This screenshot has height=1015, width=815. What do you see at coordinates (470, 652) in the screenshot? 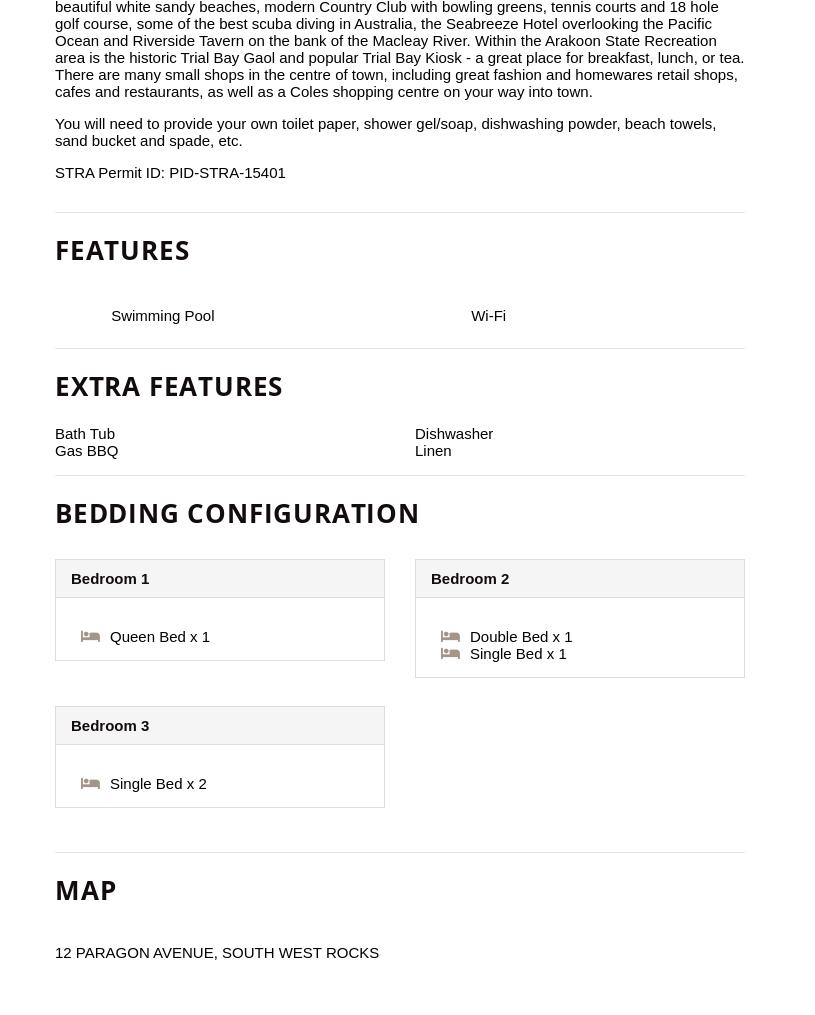
I see `'Single Bed x 1'` at bounding box center [470, 652].